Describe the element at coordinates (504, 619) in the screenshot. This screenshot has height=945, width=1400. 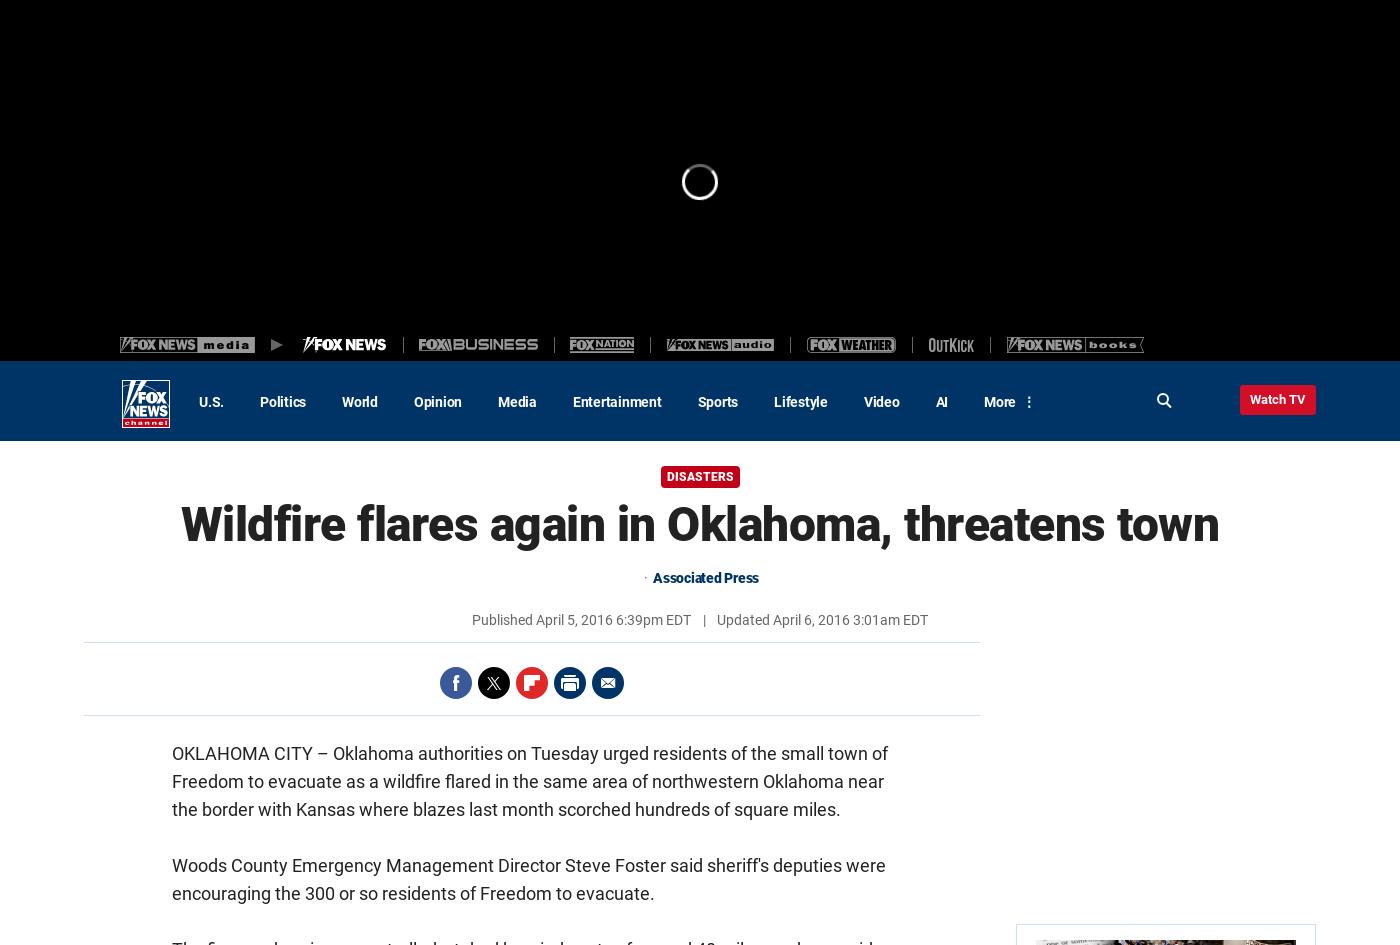
I see `'Published'` at that location.